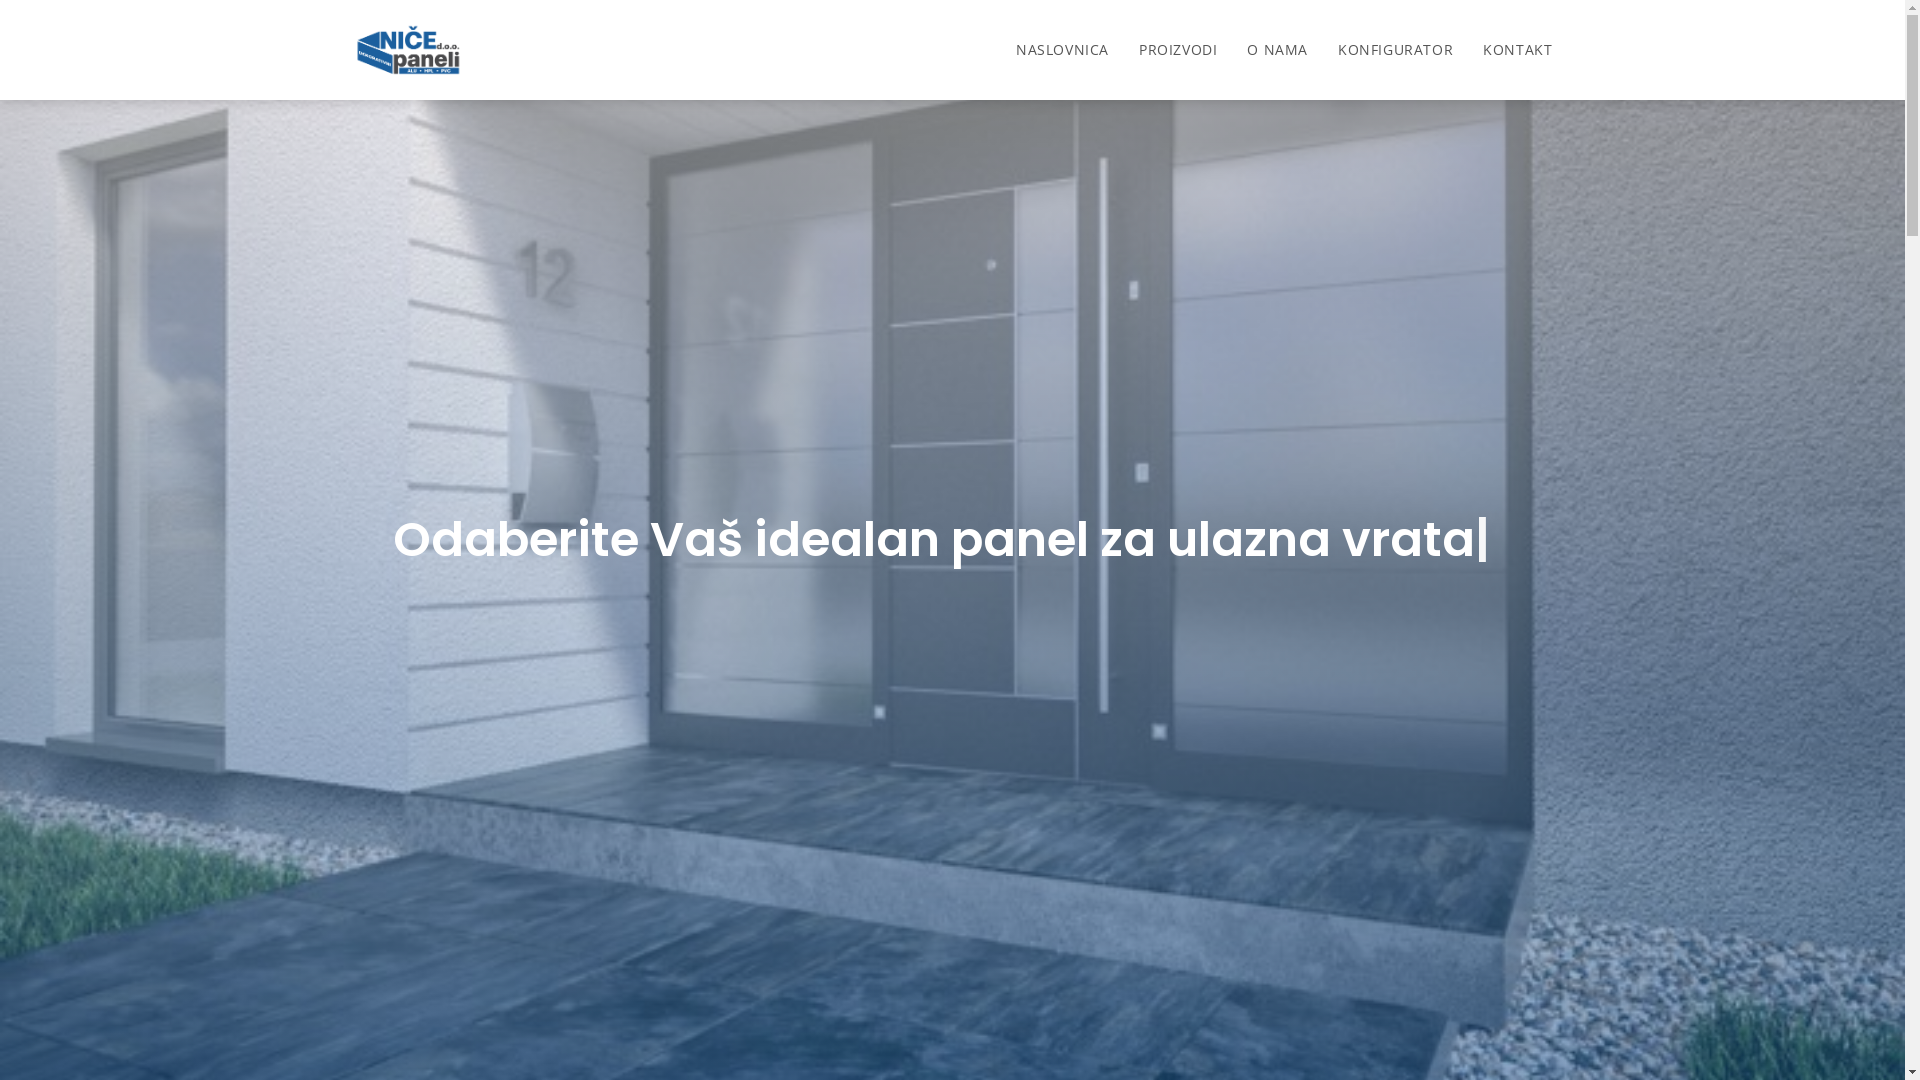  What do you see at coordinates (1177, 49) in the screenshot?
I see `'PROIZVODI'` at bounding box center [1177, 49].